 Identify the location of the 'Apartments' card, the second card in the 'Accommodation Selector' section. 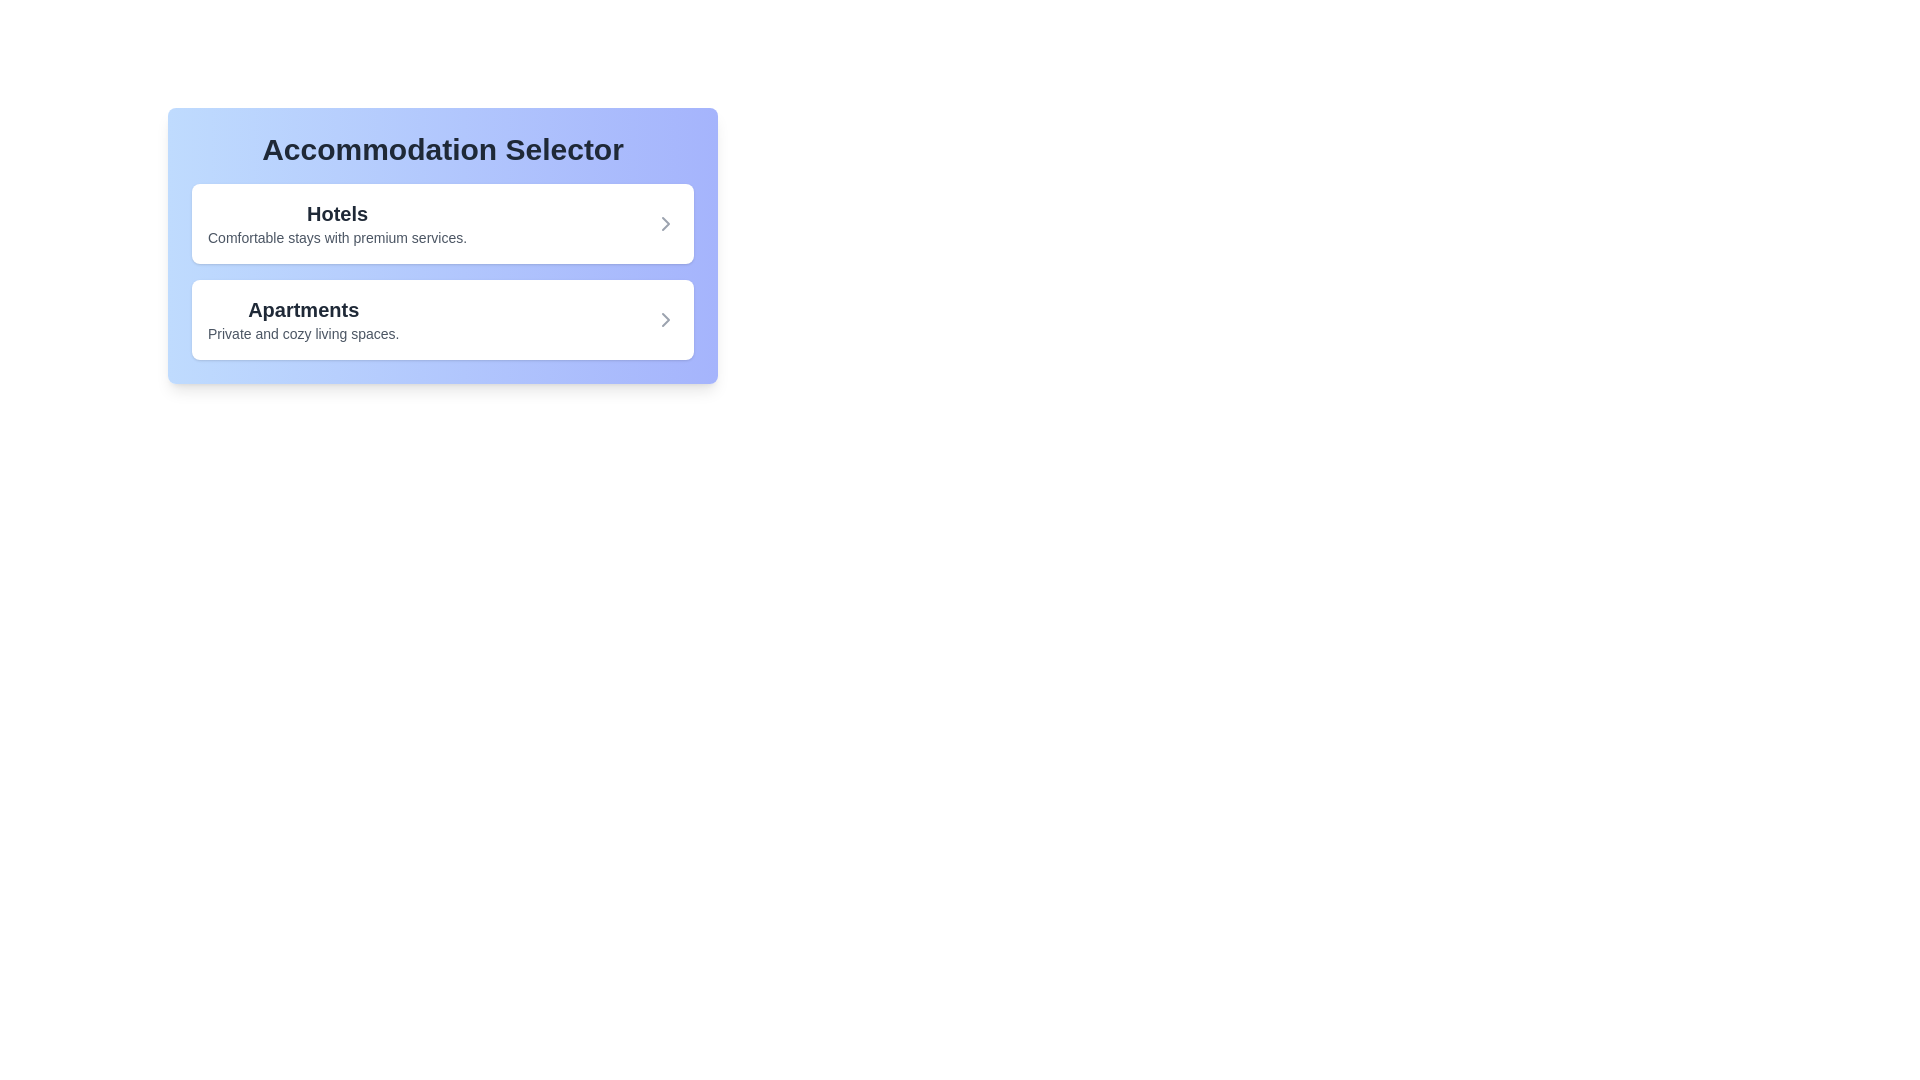
(441, 319).